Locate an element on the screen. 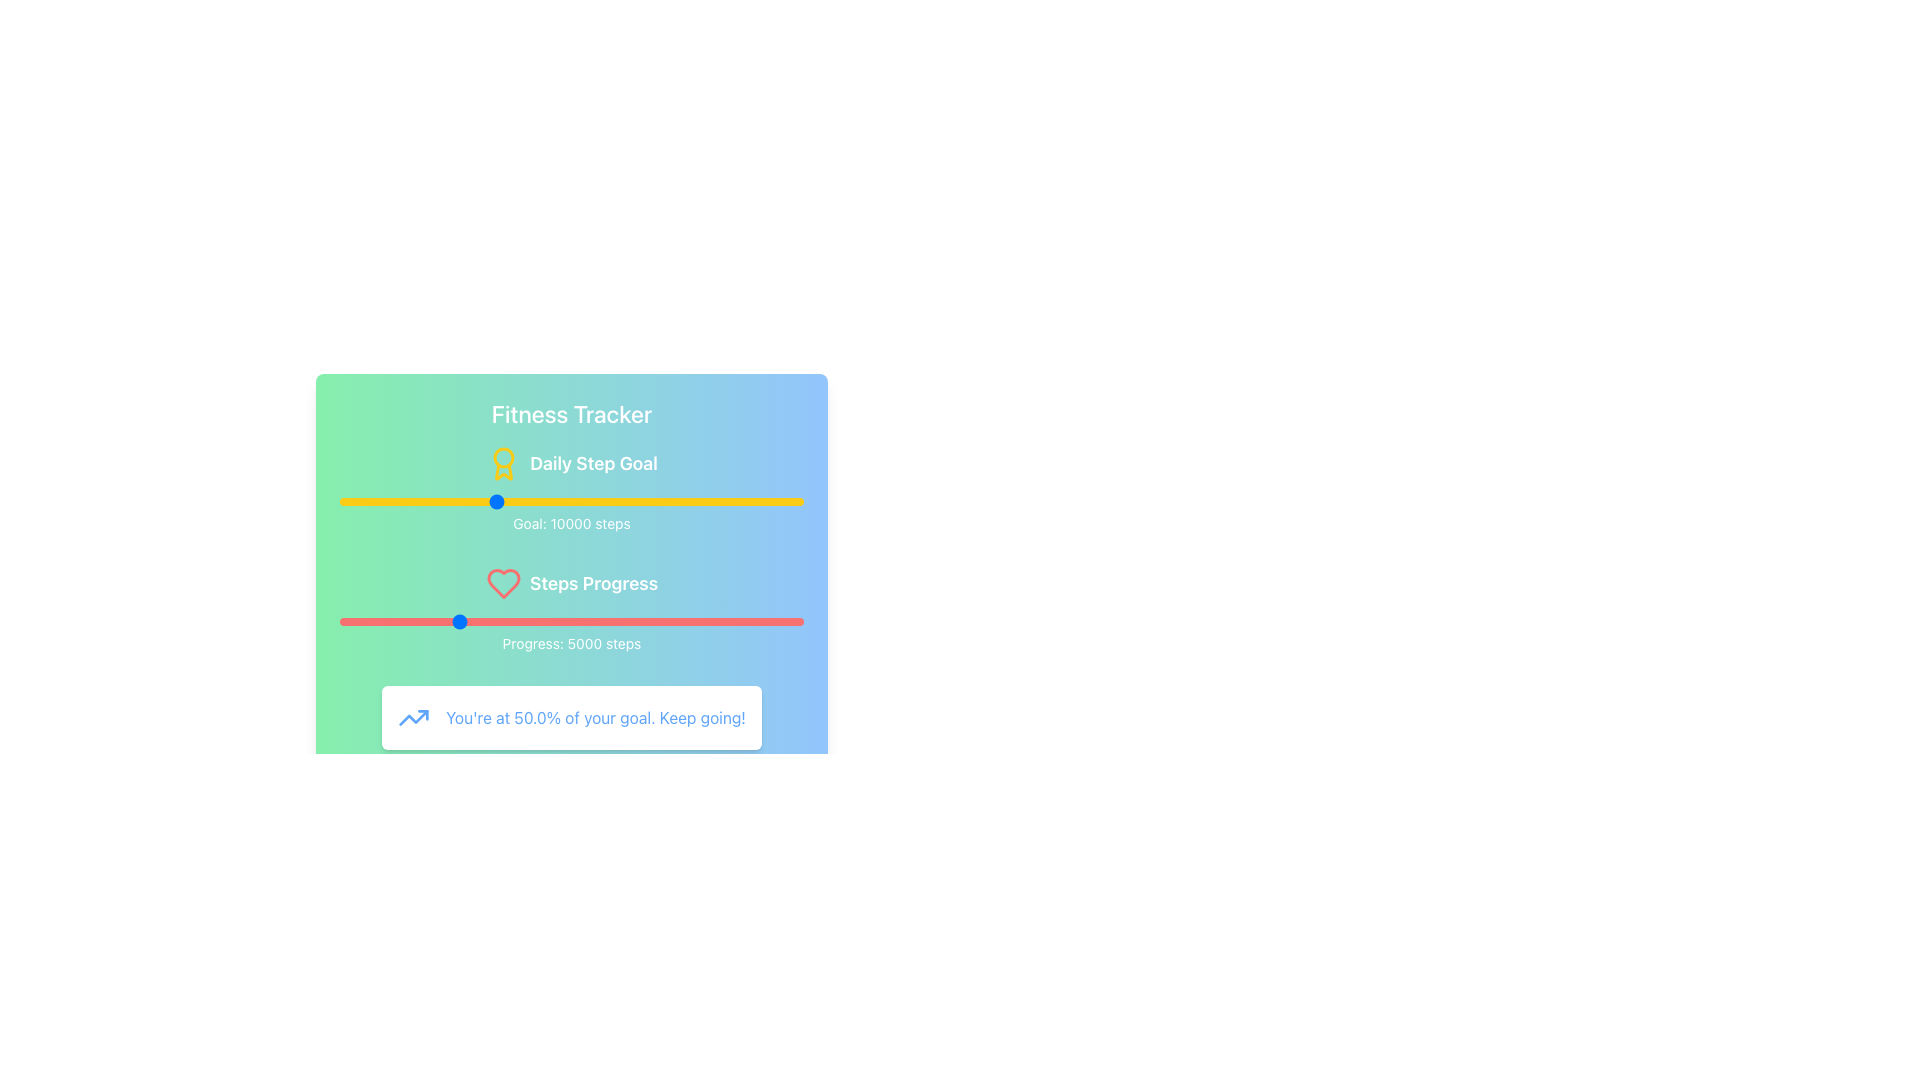  the medal icon representing the 'Daily Step Goal' feature, located to the left of the text 'Daily Step Goal' in the Fitness Tracker interface is located at coordinates (504, 463).